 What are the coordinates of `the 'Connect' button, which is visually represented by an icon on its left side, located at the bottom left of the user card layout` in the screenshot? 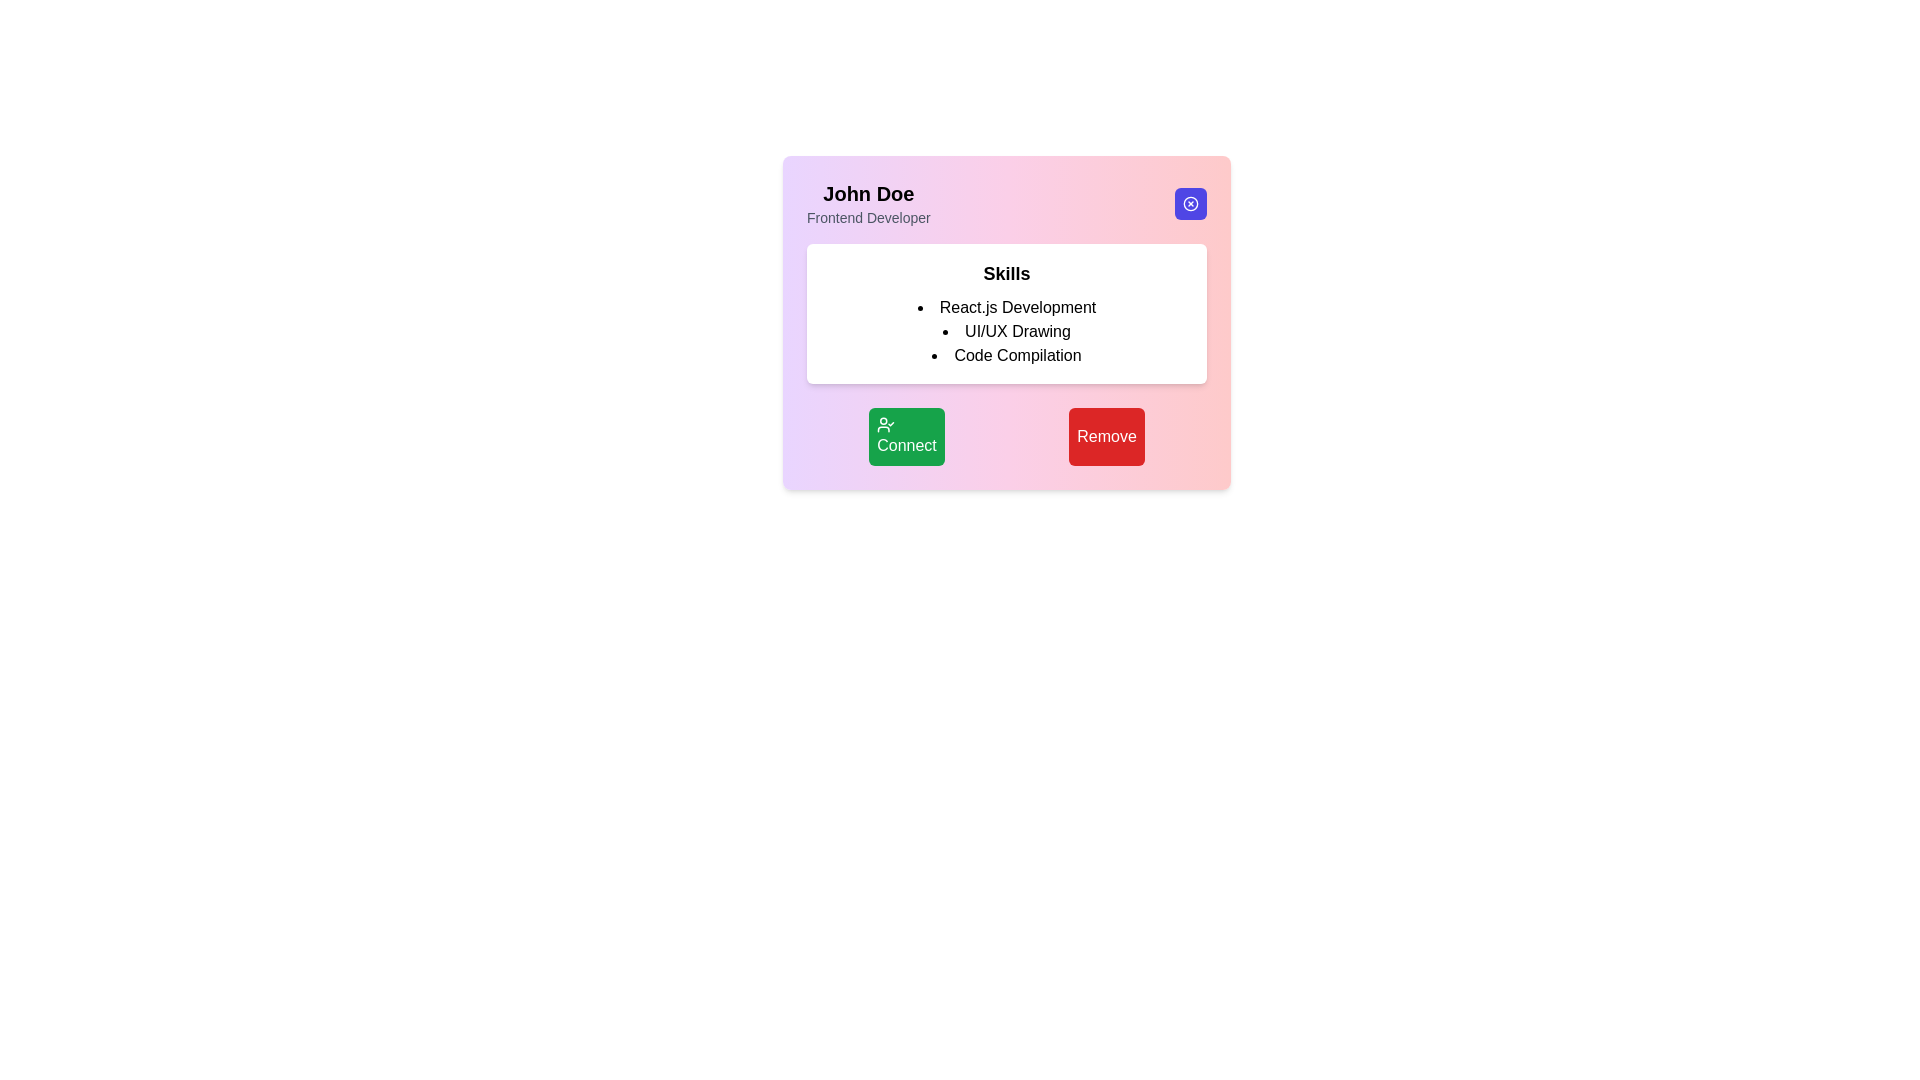 It's located at (885, 423).